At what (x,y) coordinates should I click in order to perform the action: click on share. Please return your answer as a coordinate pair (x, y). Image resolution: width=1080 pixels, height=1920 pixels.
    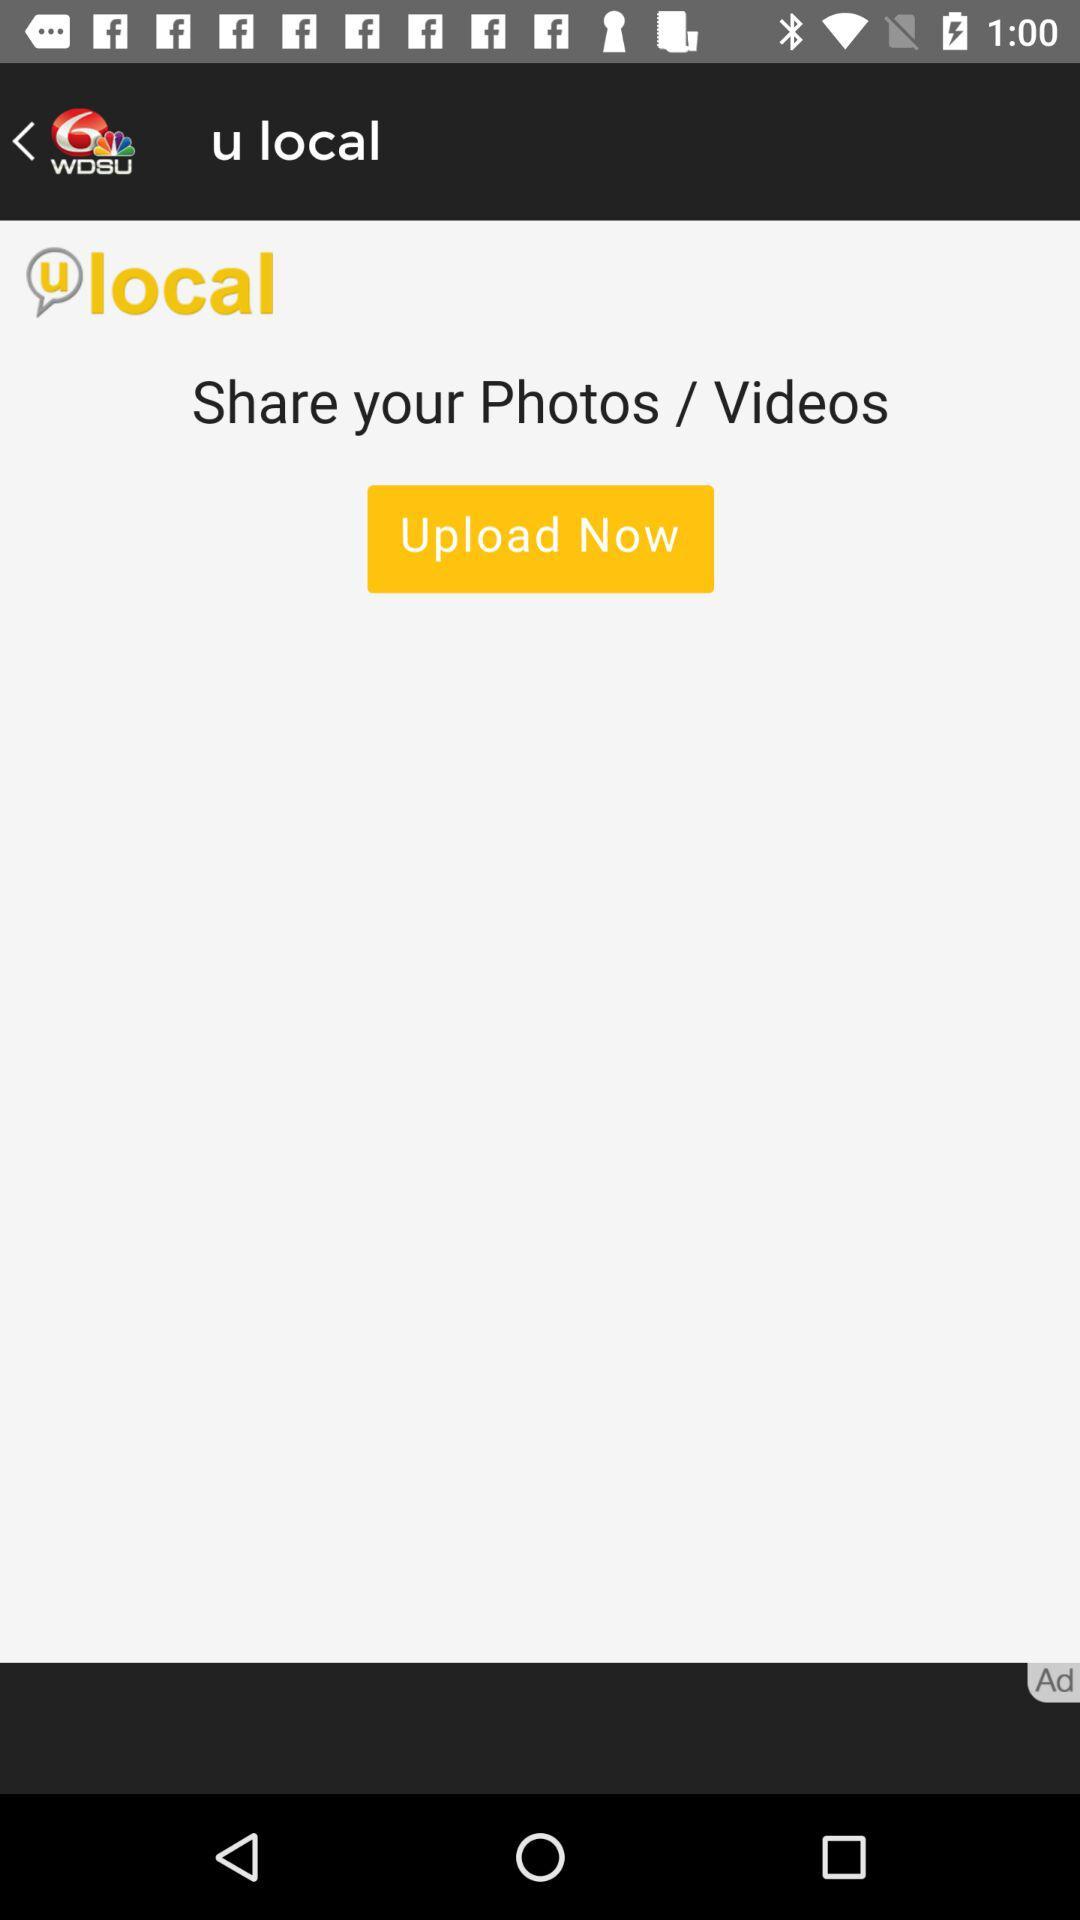
    Looking at the image, I should click on (540, 940).